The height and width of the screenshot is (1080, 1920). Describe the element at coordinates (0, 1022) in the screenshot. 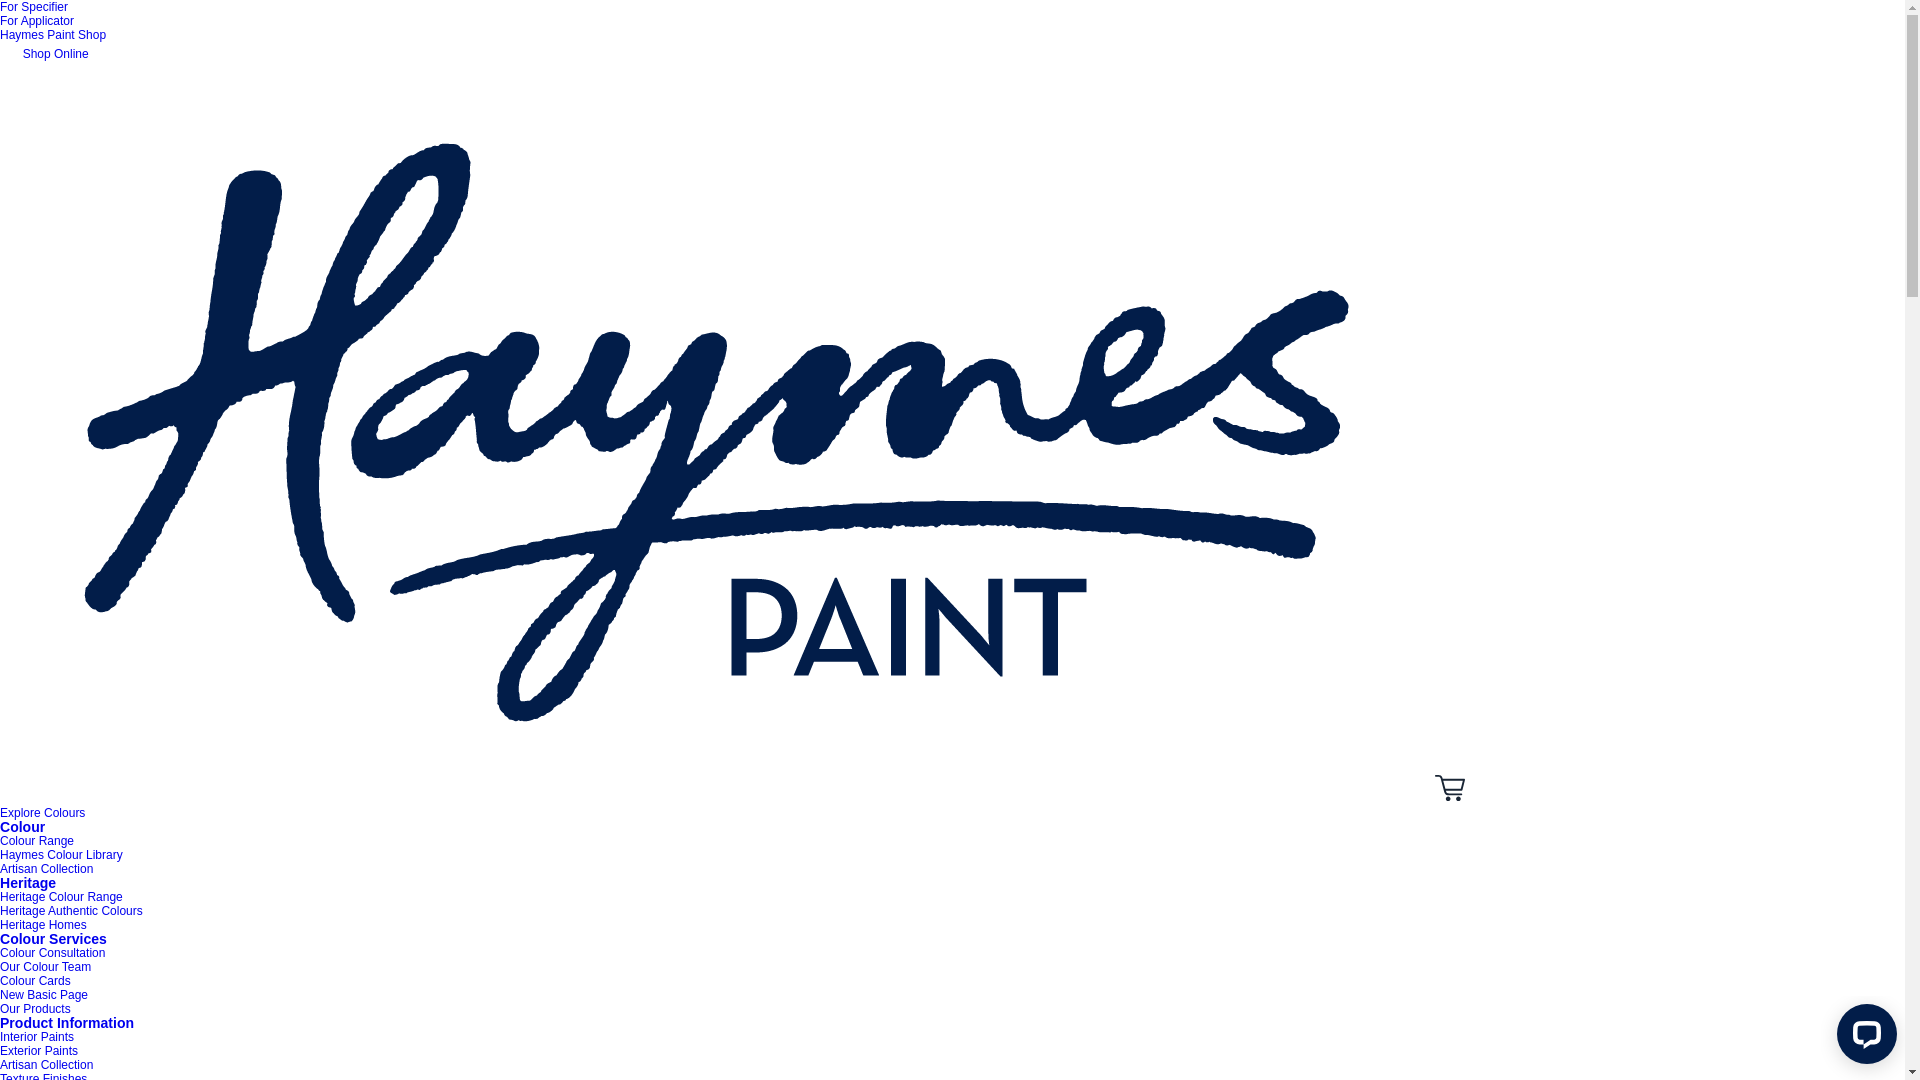

I see `'Product Information'` at that location.